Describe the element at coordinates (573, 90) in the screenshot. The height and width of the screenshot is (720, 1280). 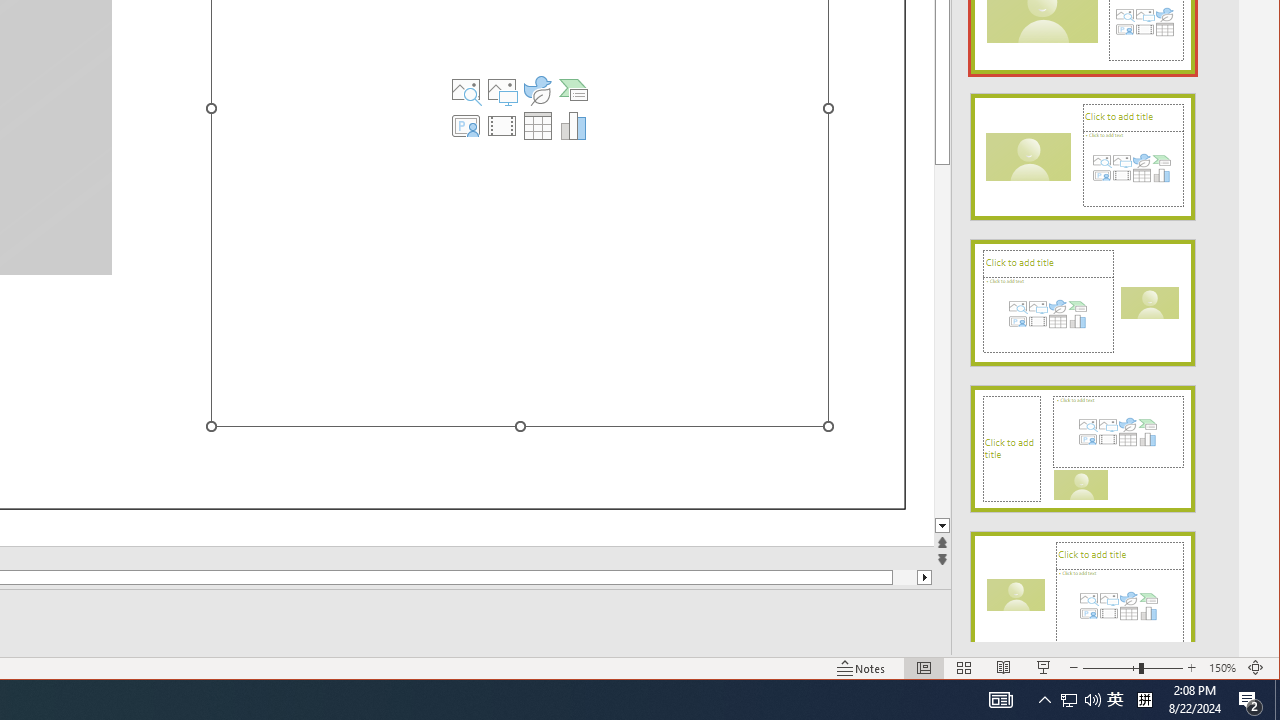
I see `'Insert a SmartArt Graphic'` at that location.